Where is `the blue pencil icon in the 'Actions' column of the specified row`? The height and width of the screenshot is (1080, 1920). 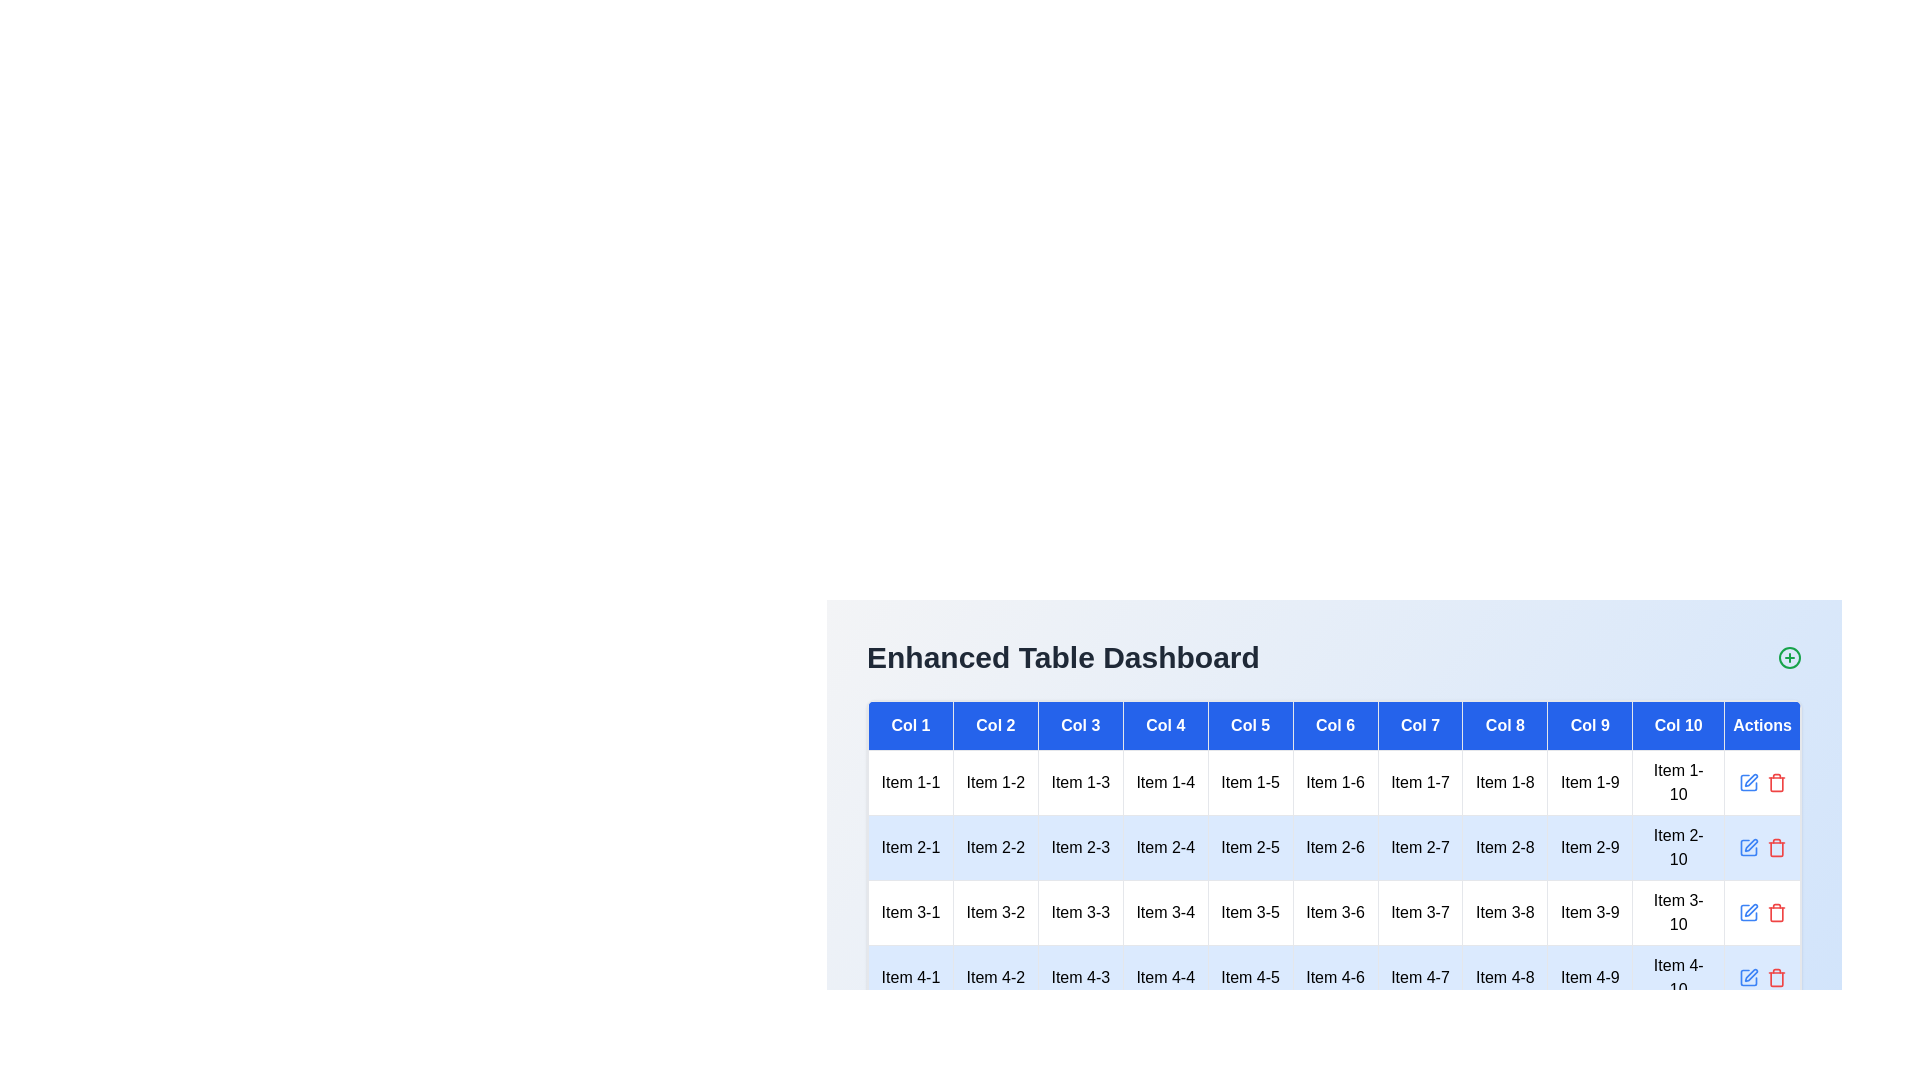 the blue pencil icon in the 'Actions' column of the specified row is located at coordinates (1747, 782).